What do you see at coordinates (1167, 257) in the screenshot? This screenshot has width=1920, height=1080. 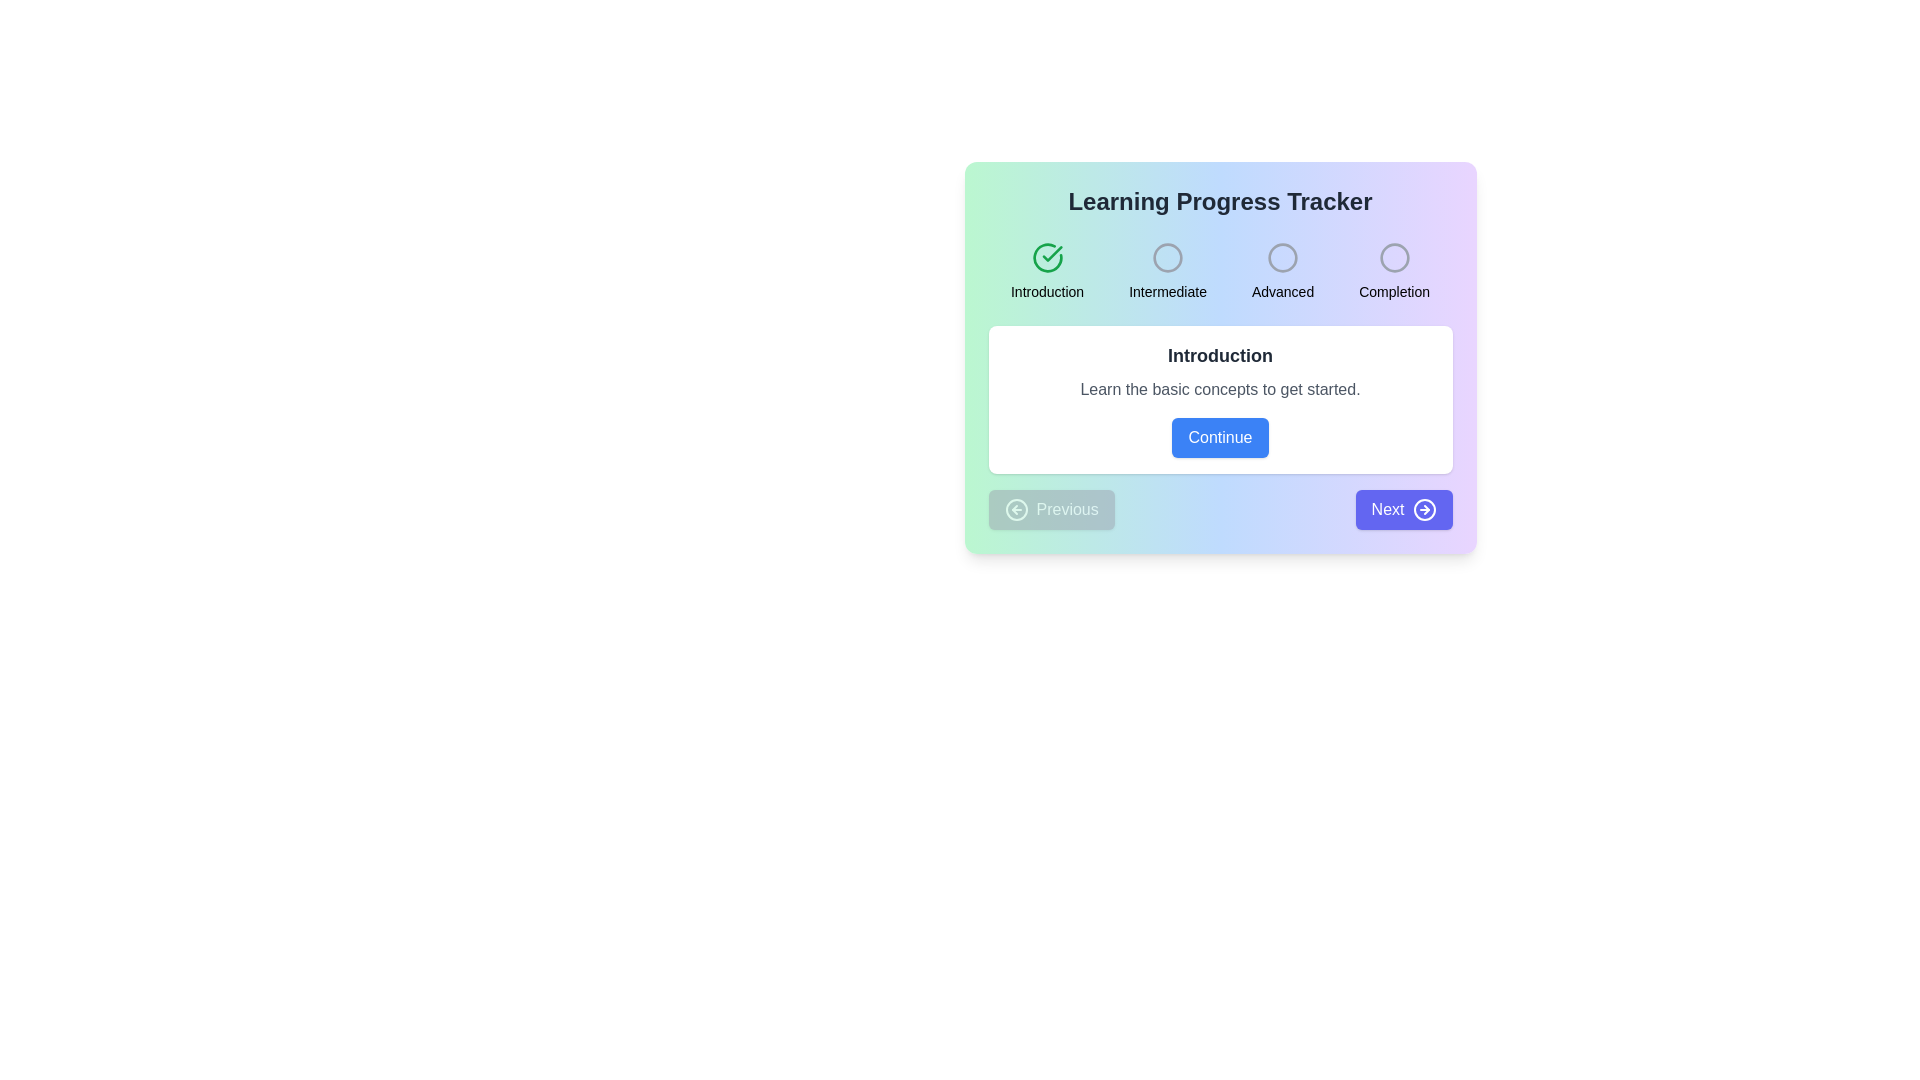 I see `properties of the hollow gray circular icon labeled 'Intermediate' within the progress tracker, located directly to the right of the green 'Introduction' checkmark icon` at bounding box center [1167, 257].